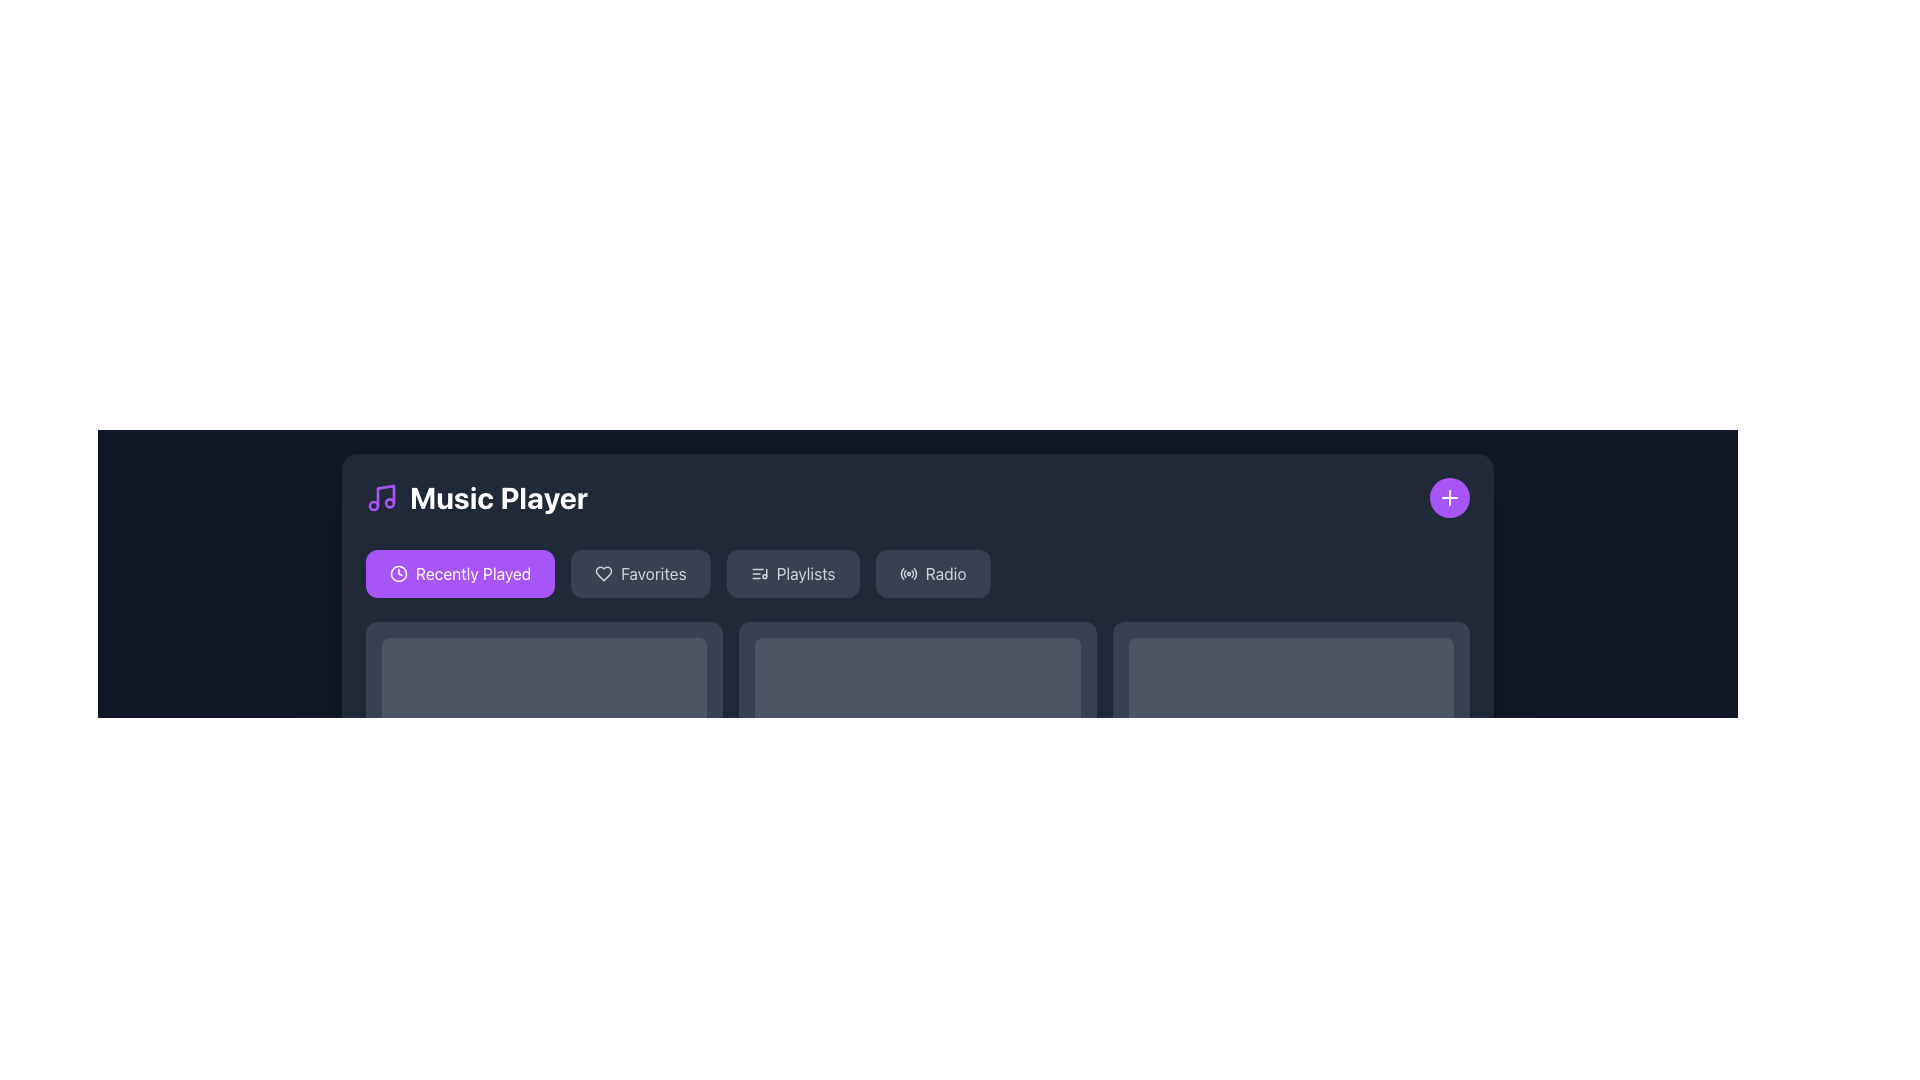 Image resolution: width=1920 pixels, height=1080 pixels. Describe the element at coordinates (472, 574) in the screenshot. I see `the 'Recently Played' text label within its button` at that location.